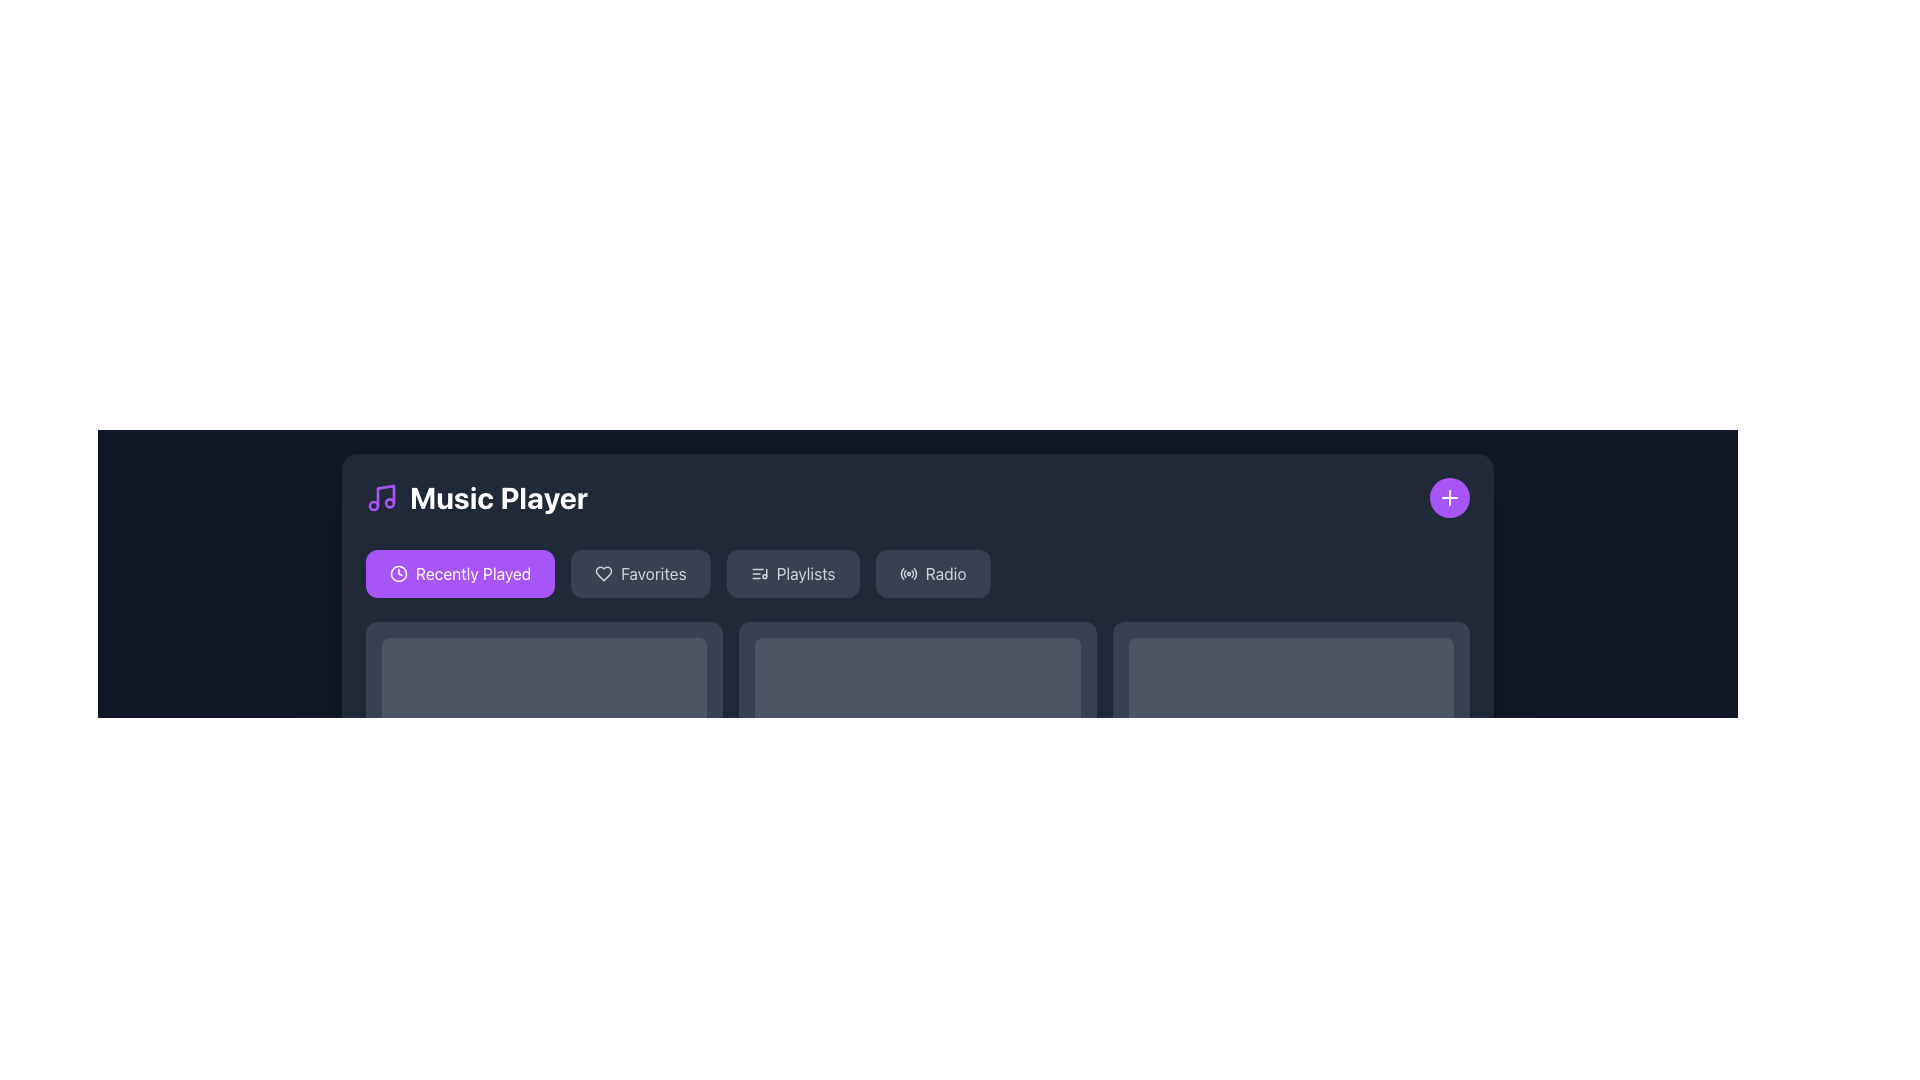 Image resolution: width=1920 pixels, height=1080 pixels. Describe the element at coordinates (472, 574) in the screenshot. I see `the 'Recently Played' text label within its button` at that location.